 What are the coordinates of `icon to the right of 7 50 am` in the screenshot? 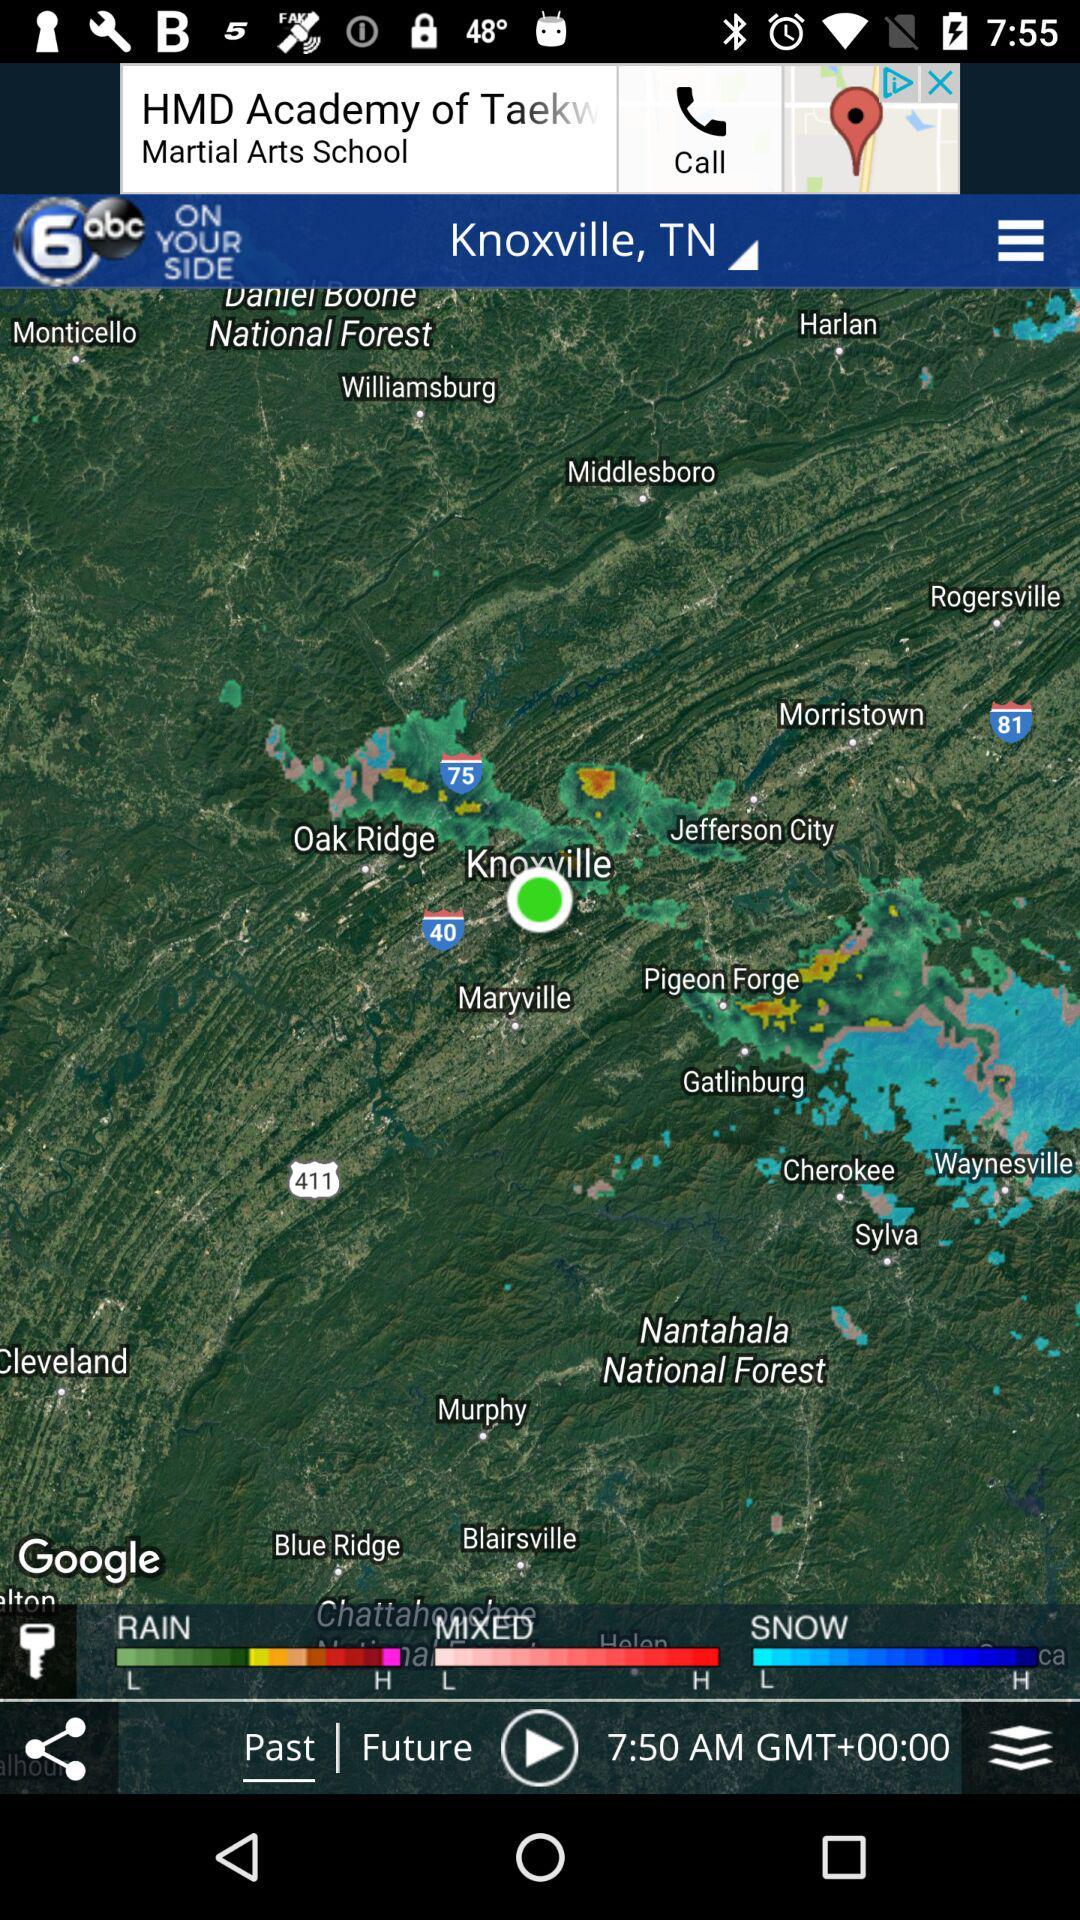 It's located at (1020, 1746).